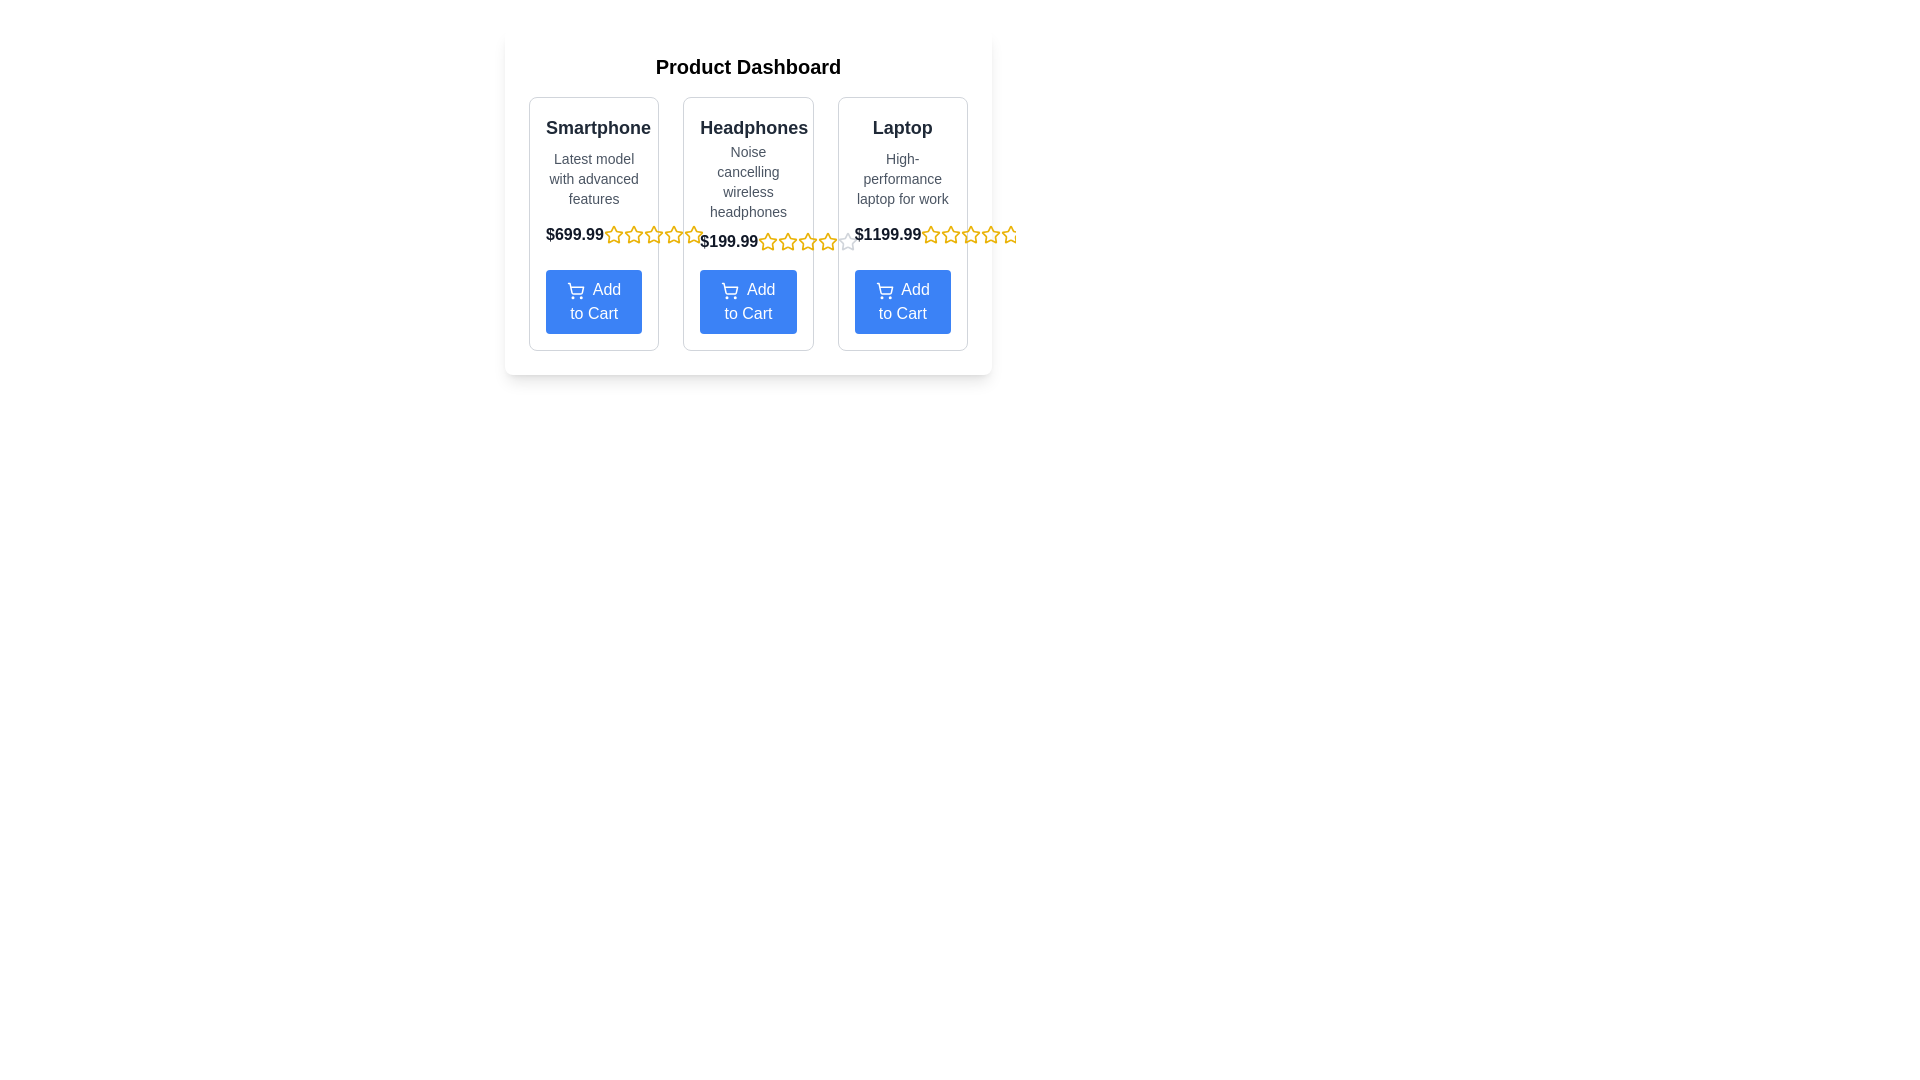  I want to click on the second star icon in the rating star row for the Laptop product, so click(848, 240).